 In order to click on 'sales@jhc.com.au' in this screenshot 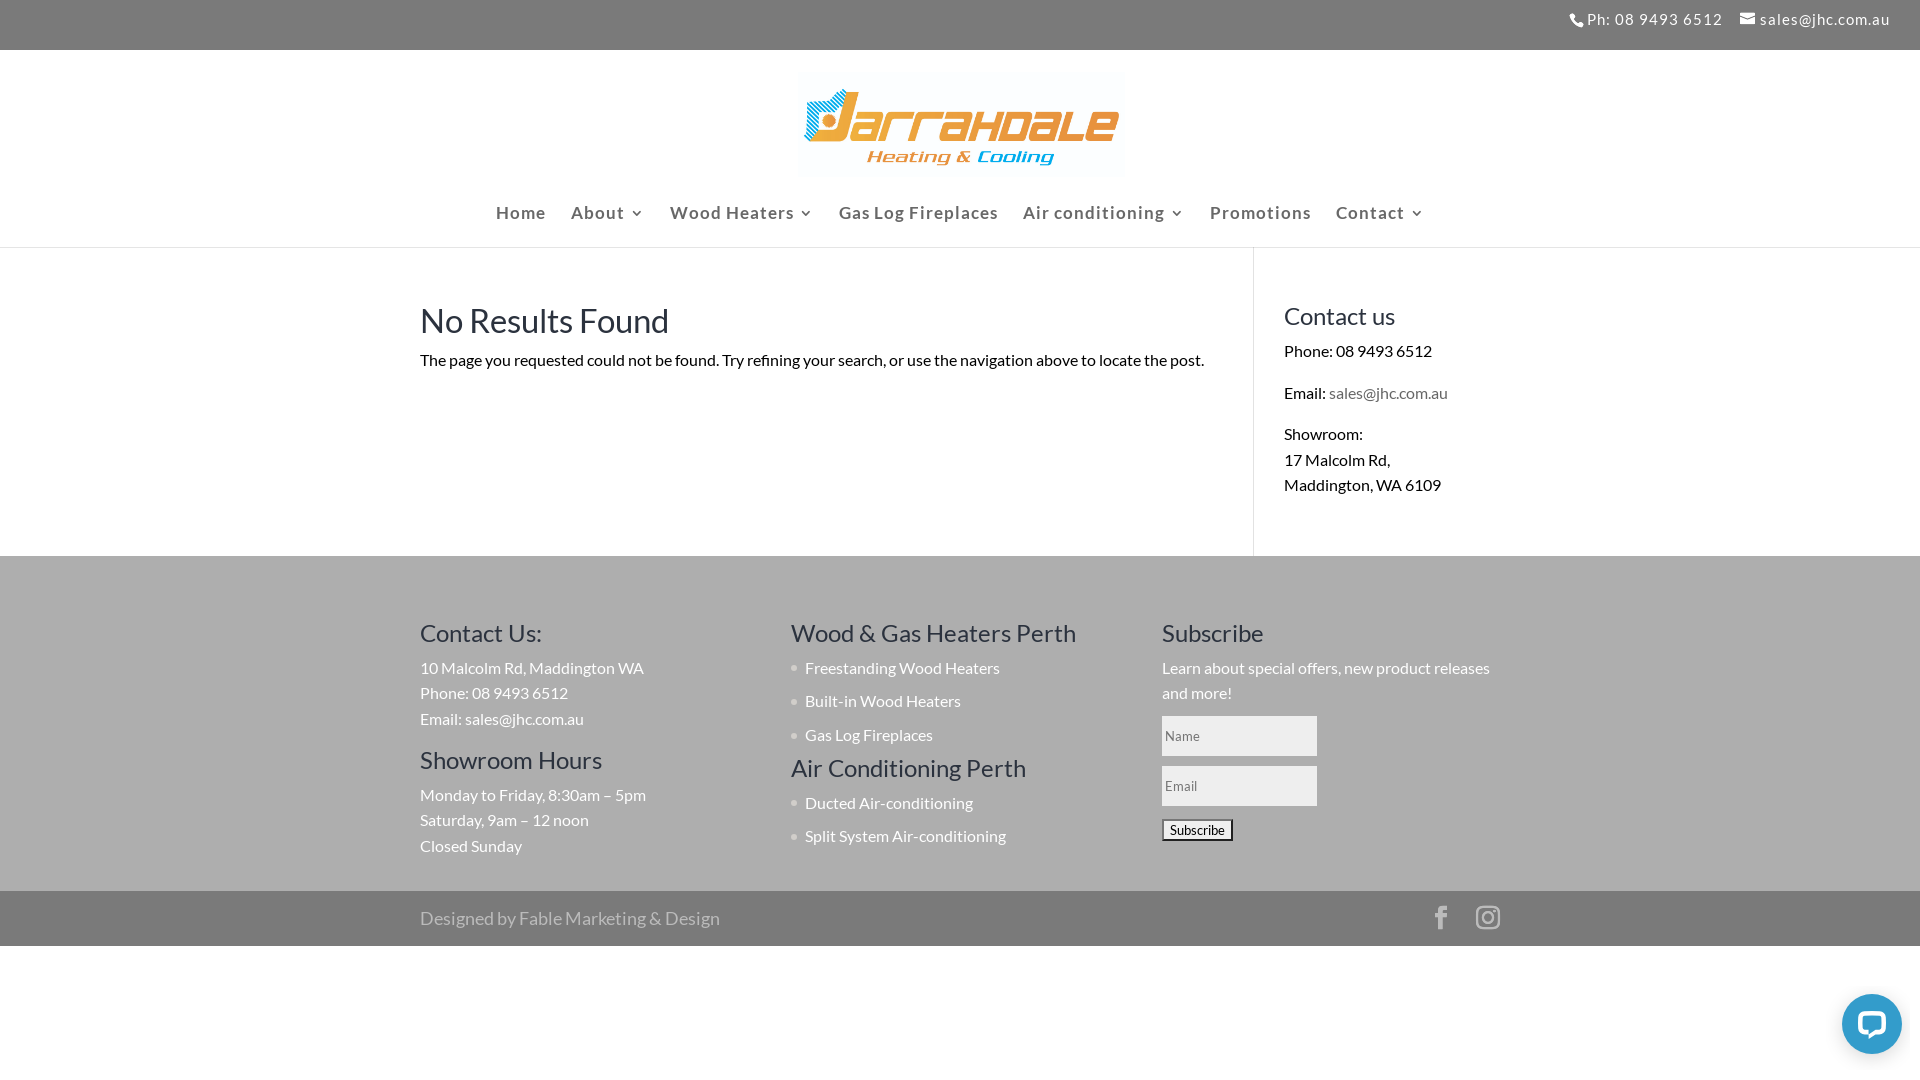, I will do `click(464, 717)`.